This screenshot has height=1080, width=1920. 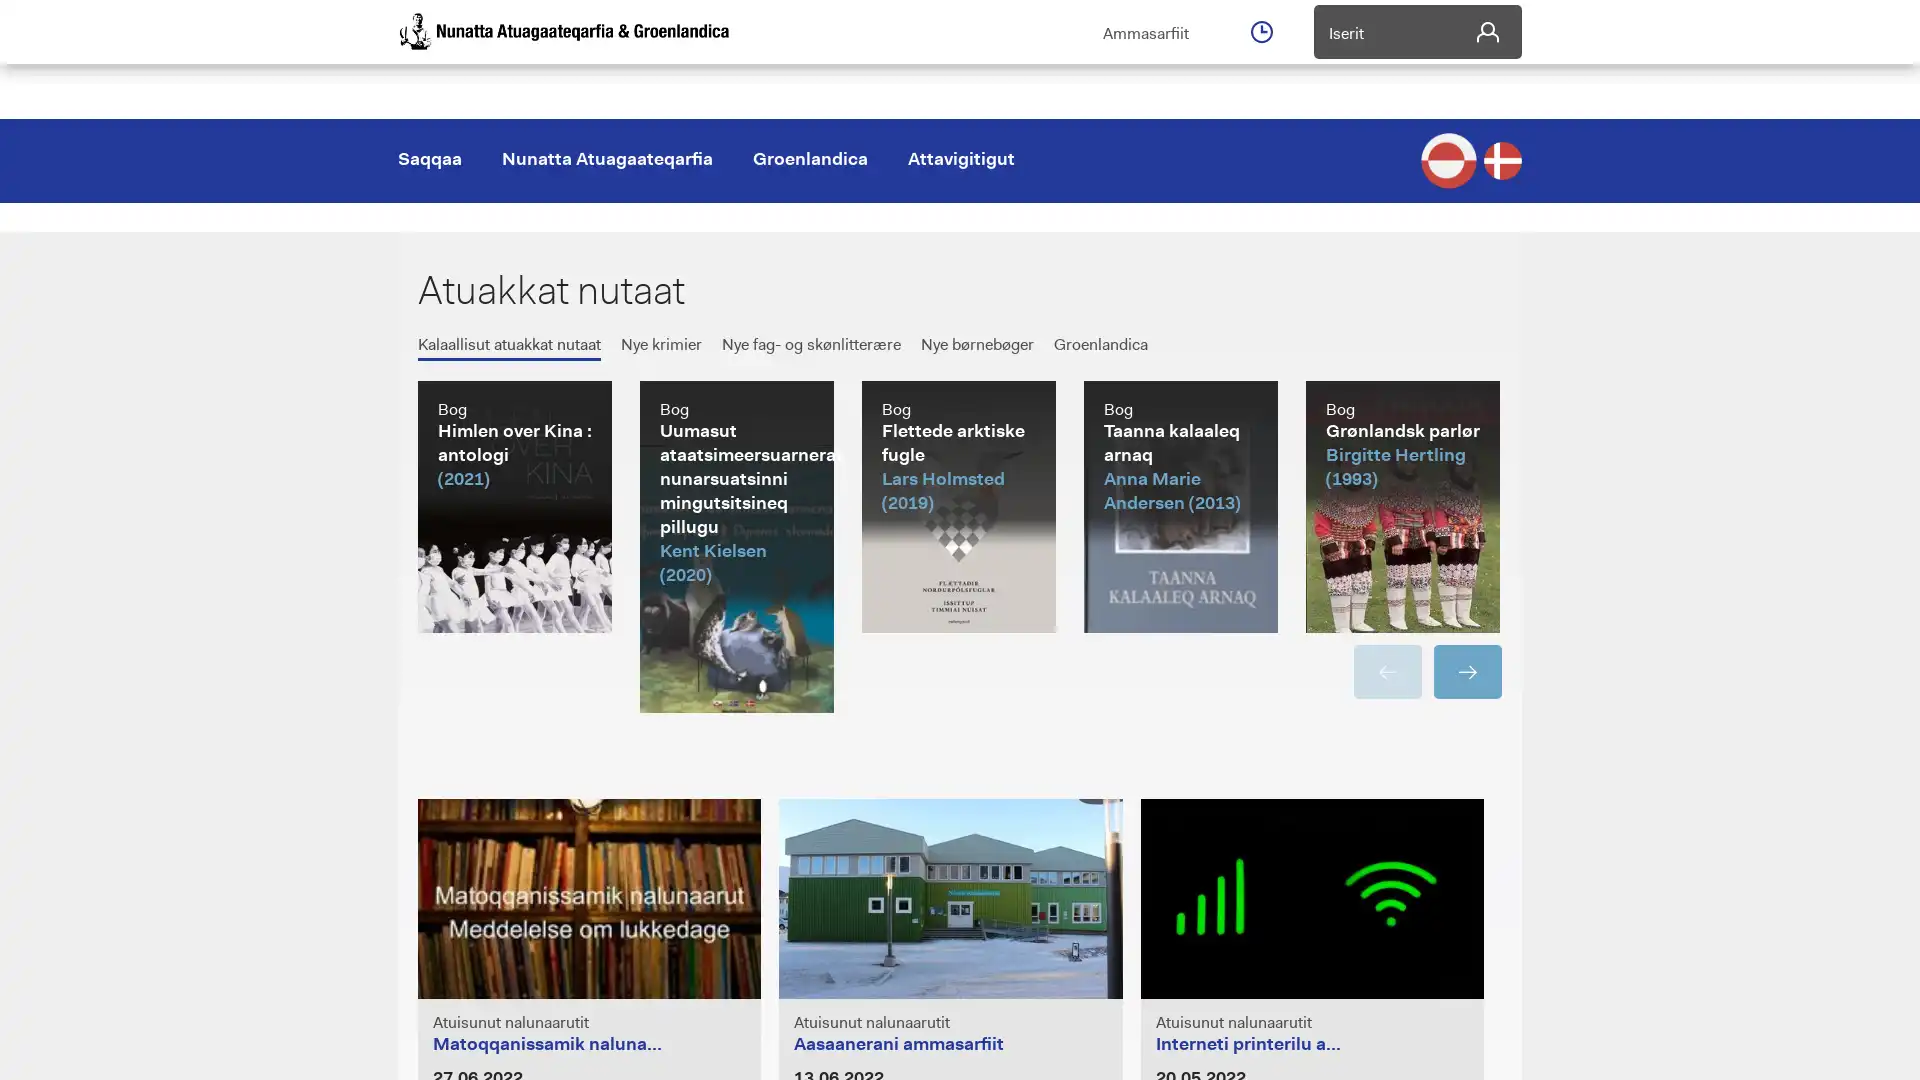 I want to click on Previous, so click(x=1386, y=671).